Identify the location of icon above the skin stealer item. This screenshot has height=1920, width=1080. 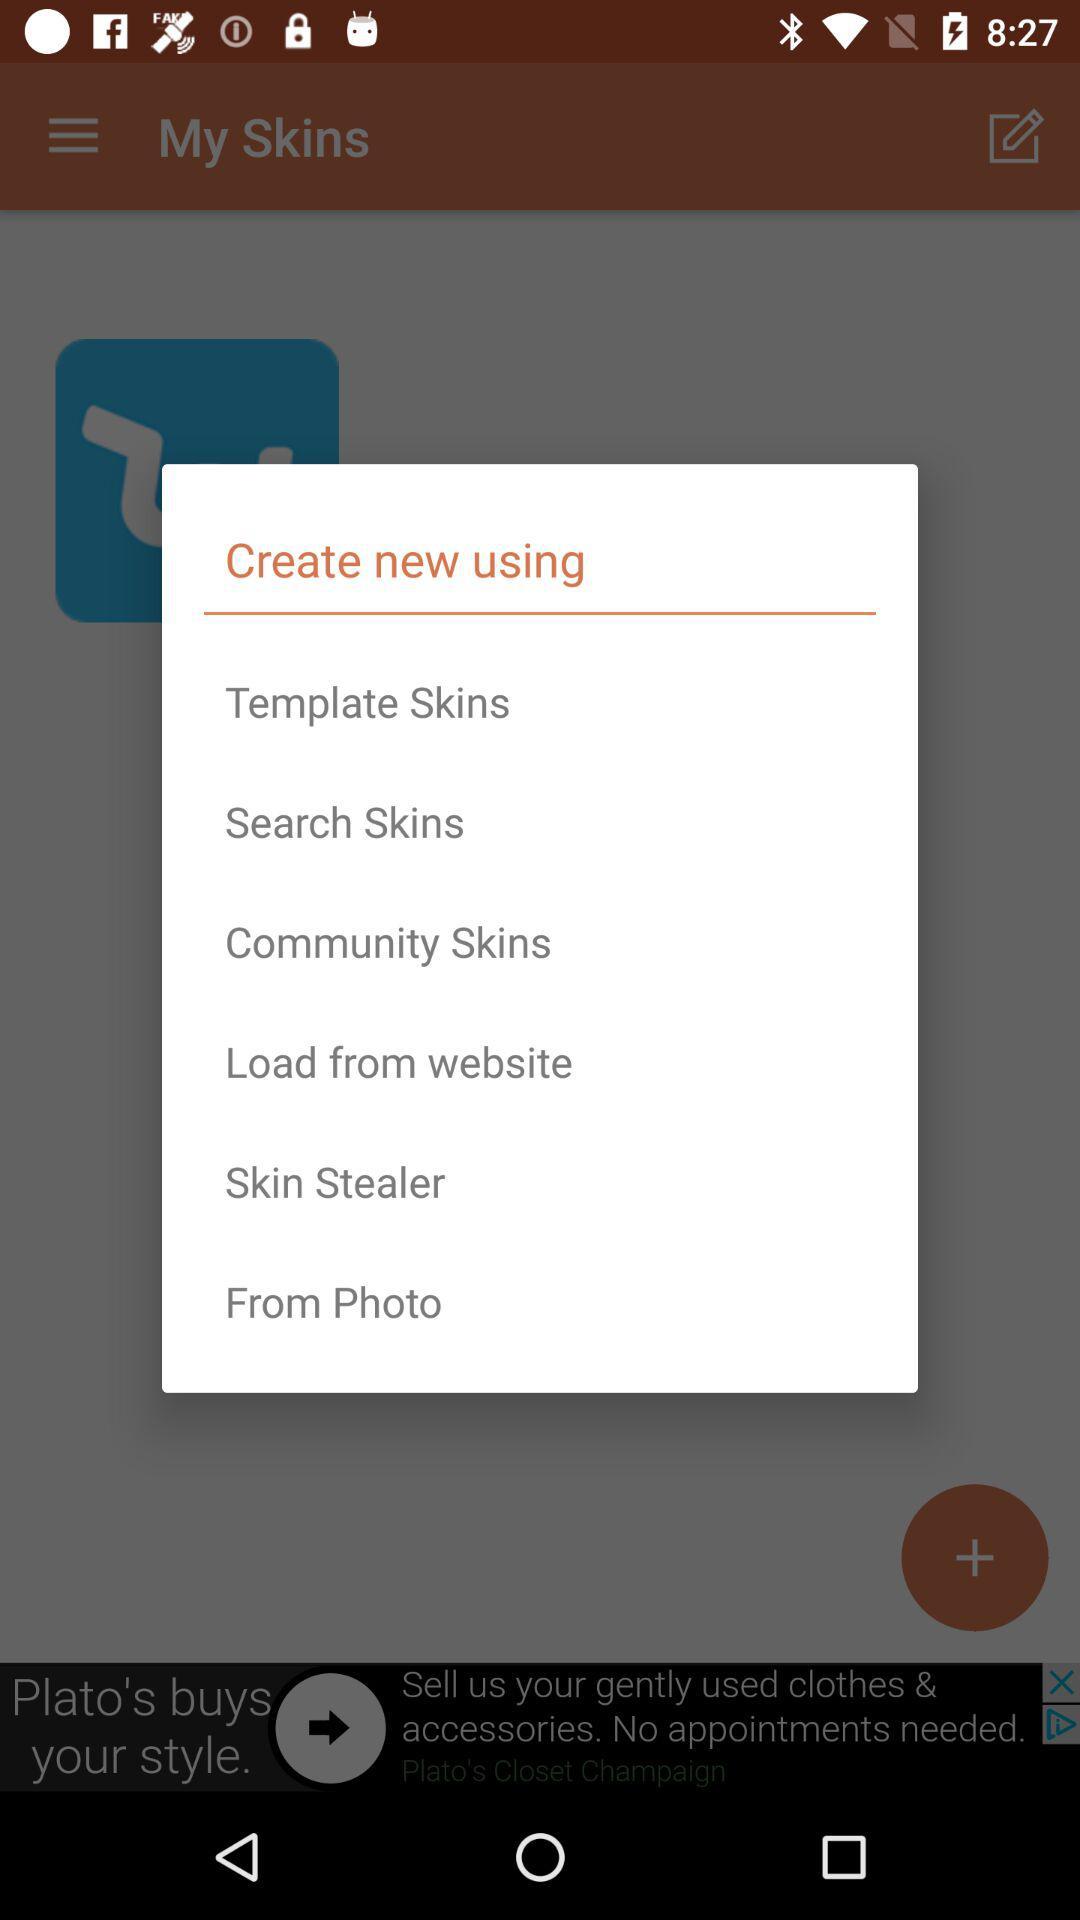
(540, 1060).